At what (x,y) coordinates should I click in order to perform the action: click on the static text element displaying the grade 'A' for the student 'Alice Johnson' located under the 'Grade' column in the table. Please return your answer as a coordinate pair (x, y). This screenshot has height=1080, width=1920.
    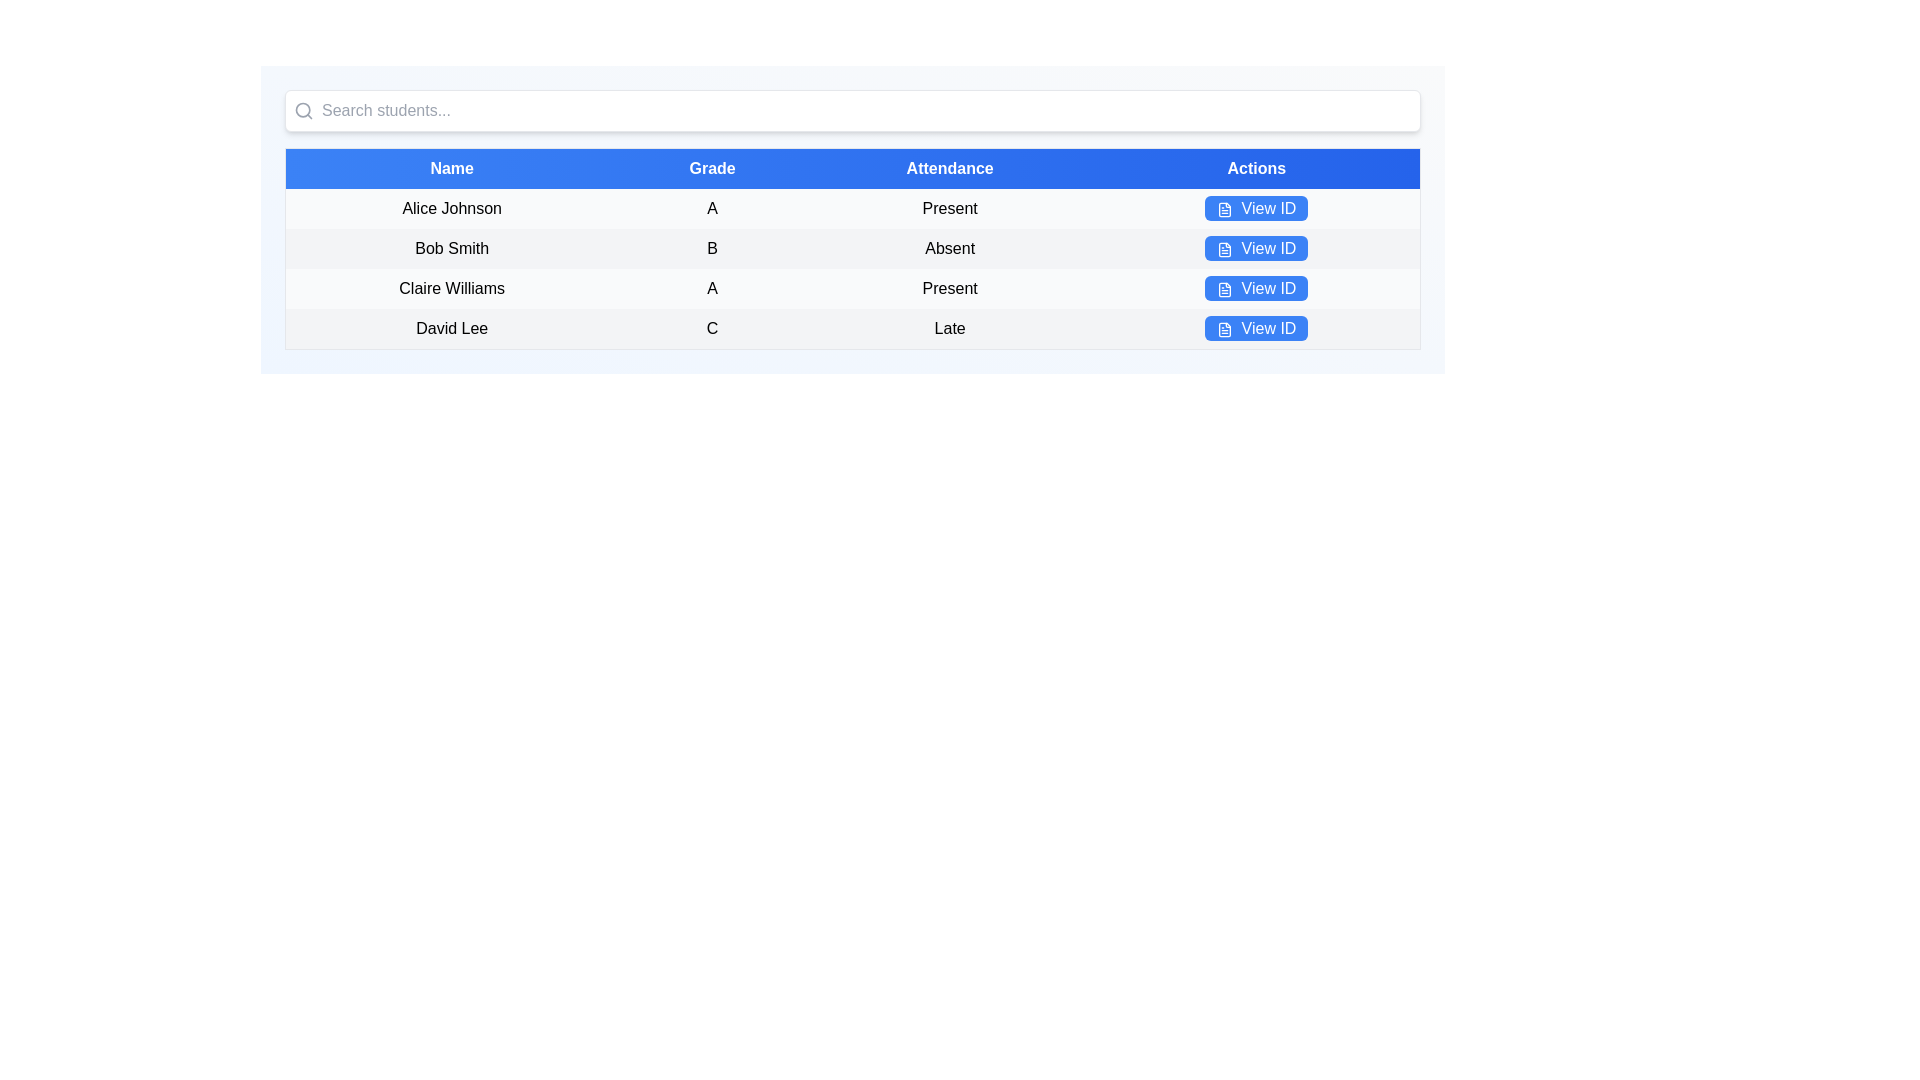
    Looking at the image, I should click on (712, 208).